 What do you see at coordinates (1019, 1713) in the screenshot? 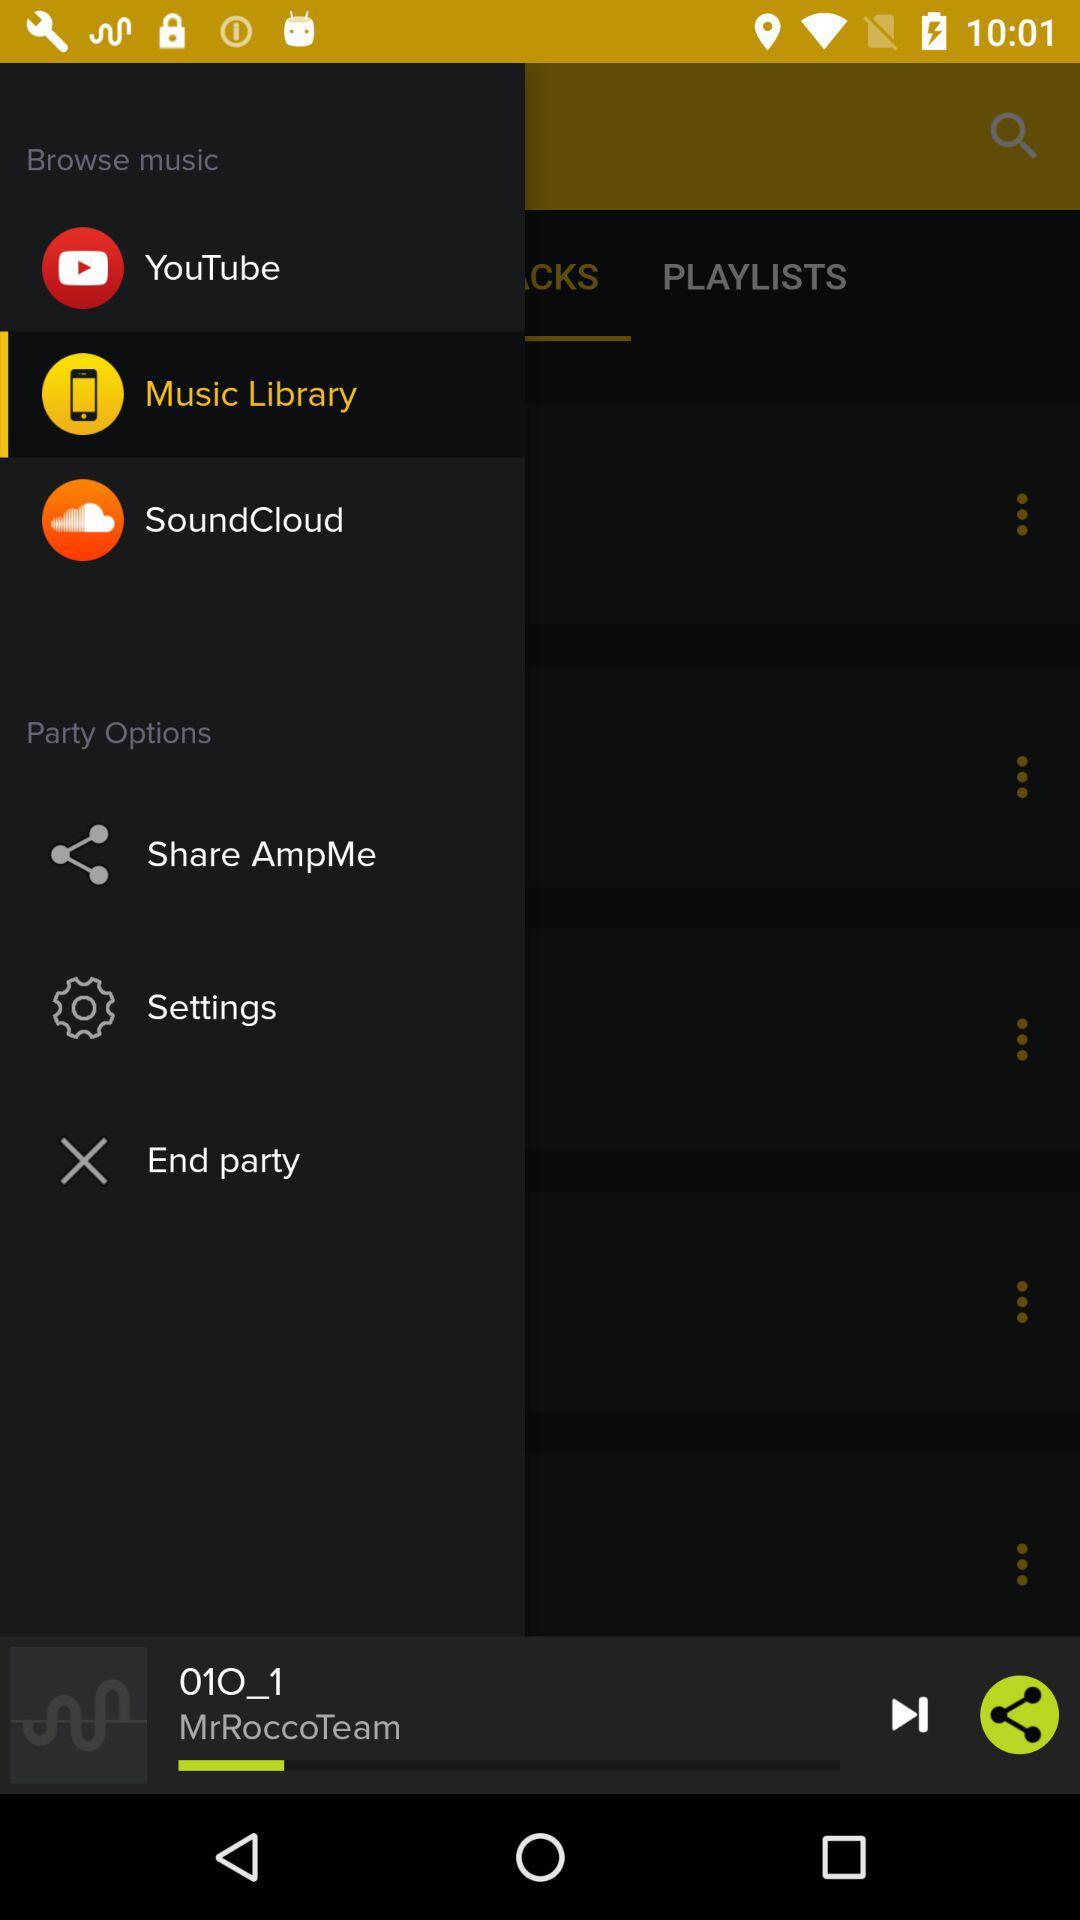
I see `the share icon` at bounding box center [1019, 1713].